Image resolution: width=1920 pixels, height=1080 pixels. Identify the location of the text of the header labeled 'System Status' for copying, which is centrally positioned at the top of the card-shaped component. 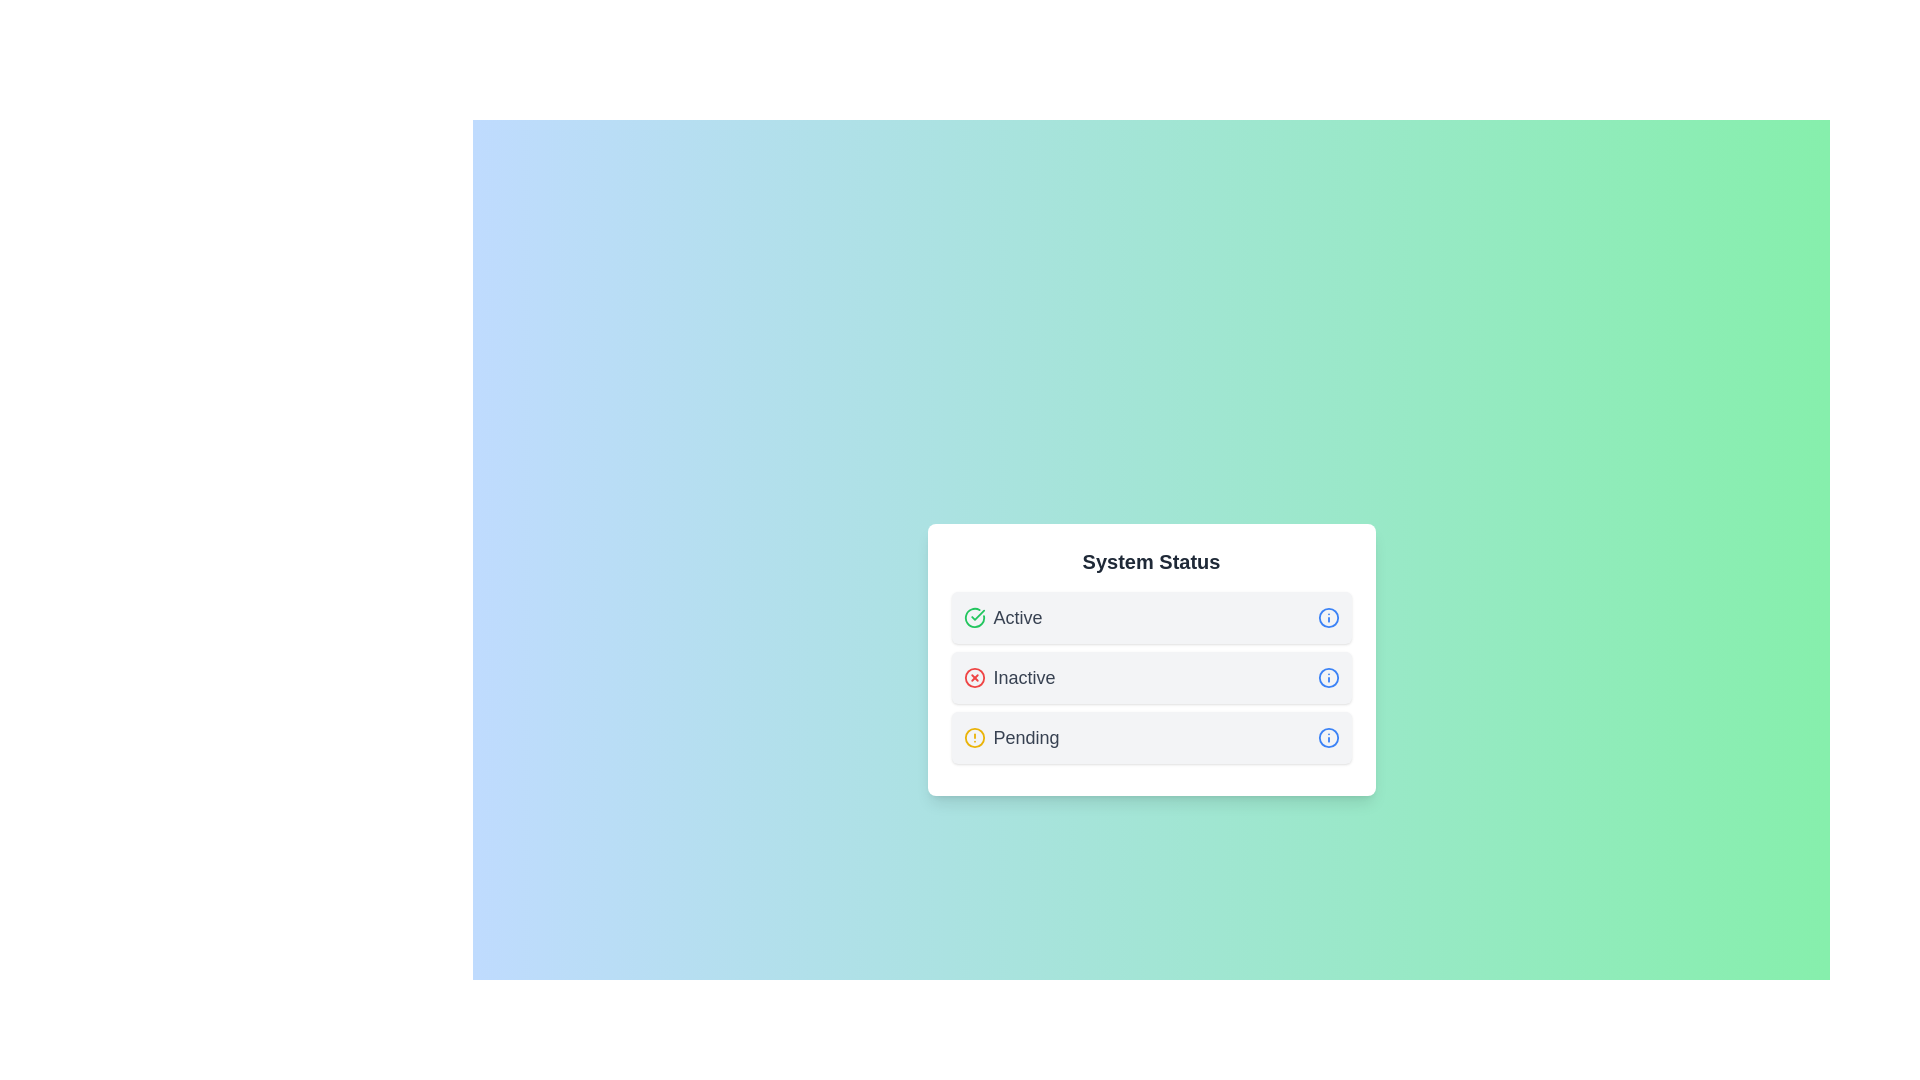
(1151, 562).